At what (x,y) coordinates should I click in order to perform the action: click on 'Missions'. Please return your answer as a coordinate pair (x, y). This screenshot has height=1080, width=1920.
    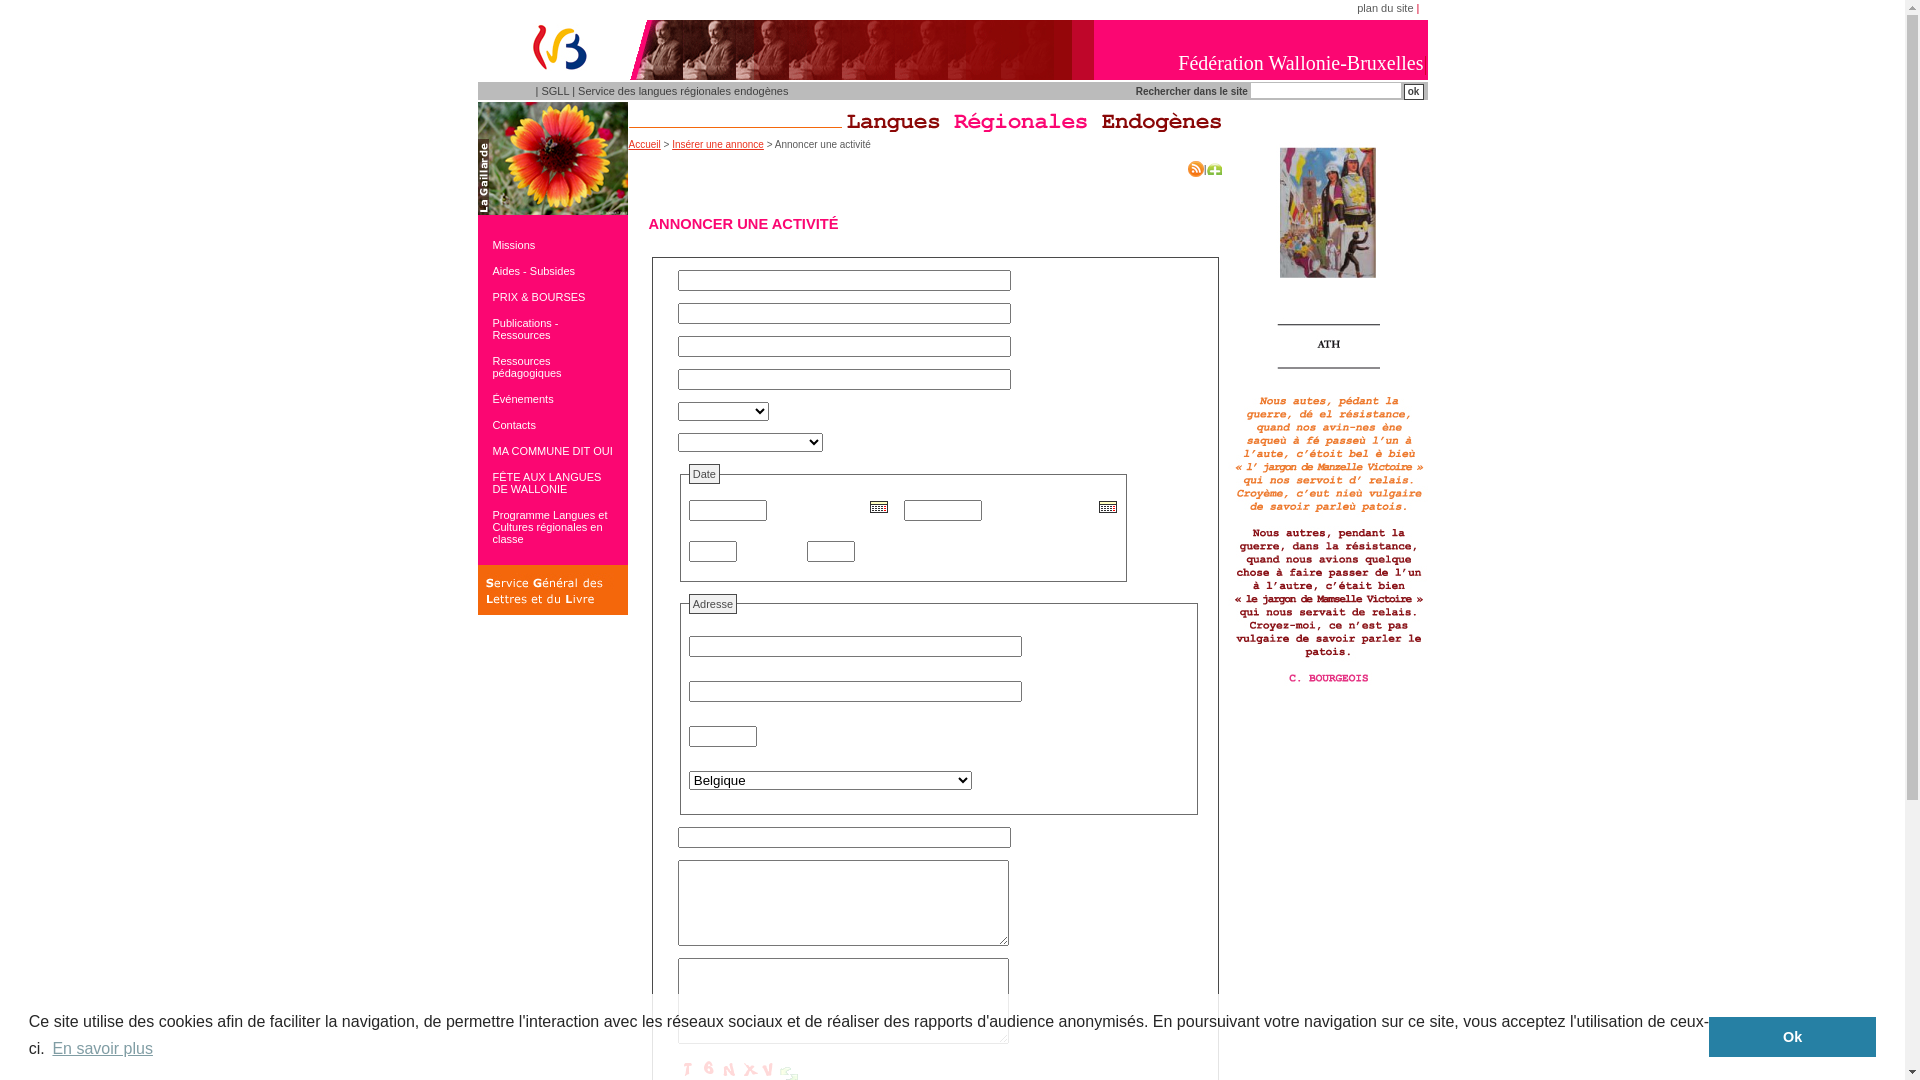
    Looking at the image, I should click on (548, 244).